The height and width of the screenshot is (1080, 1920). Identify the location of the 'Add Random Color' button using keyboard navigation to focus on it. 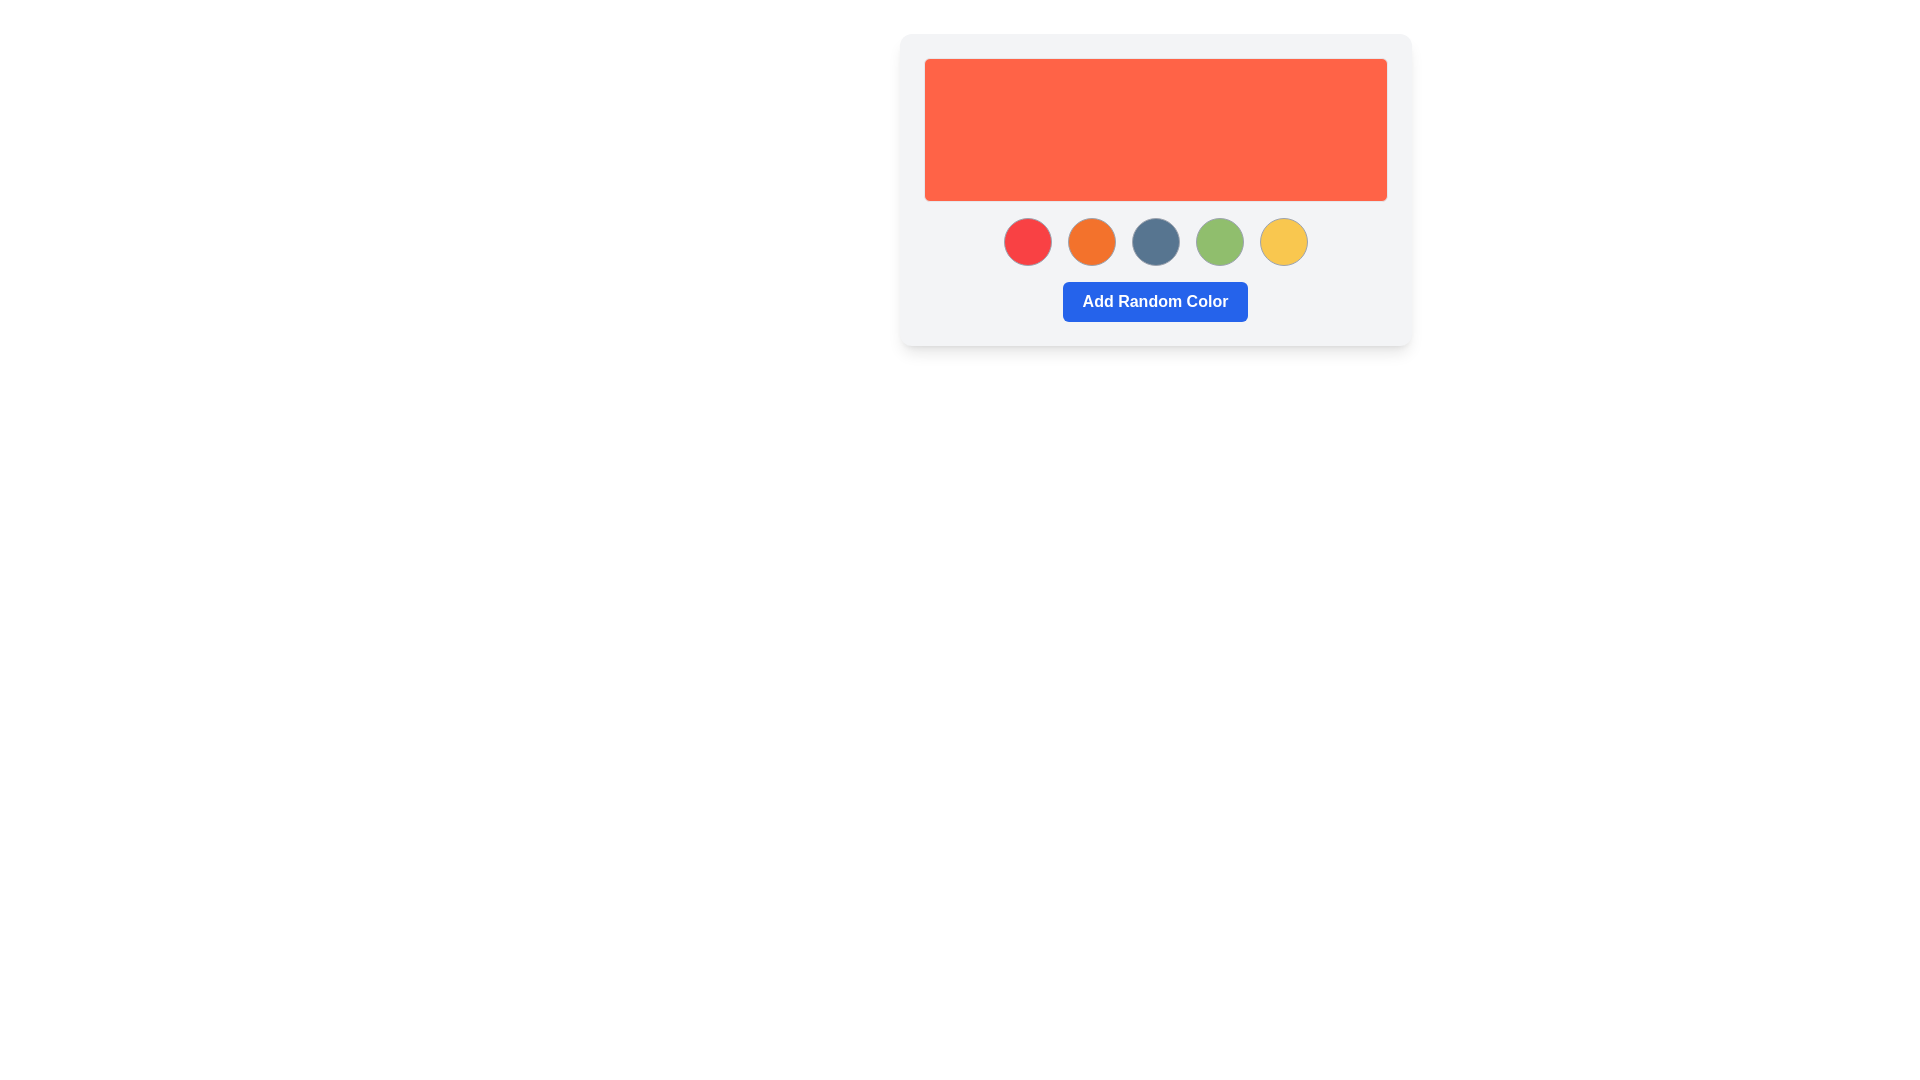
(1155, 301).